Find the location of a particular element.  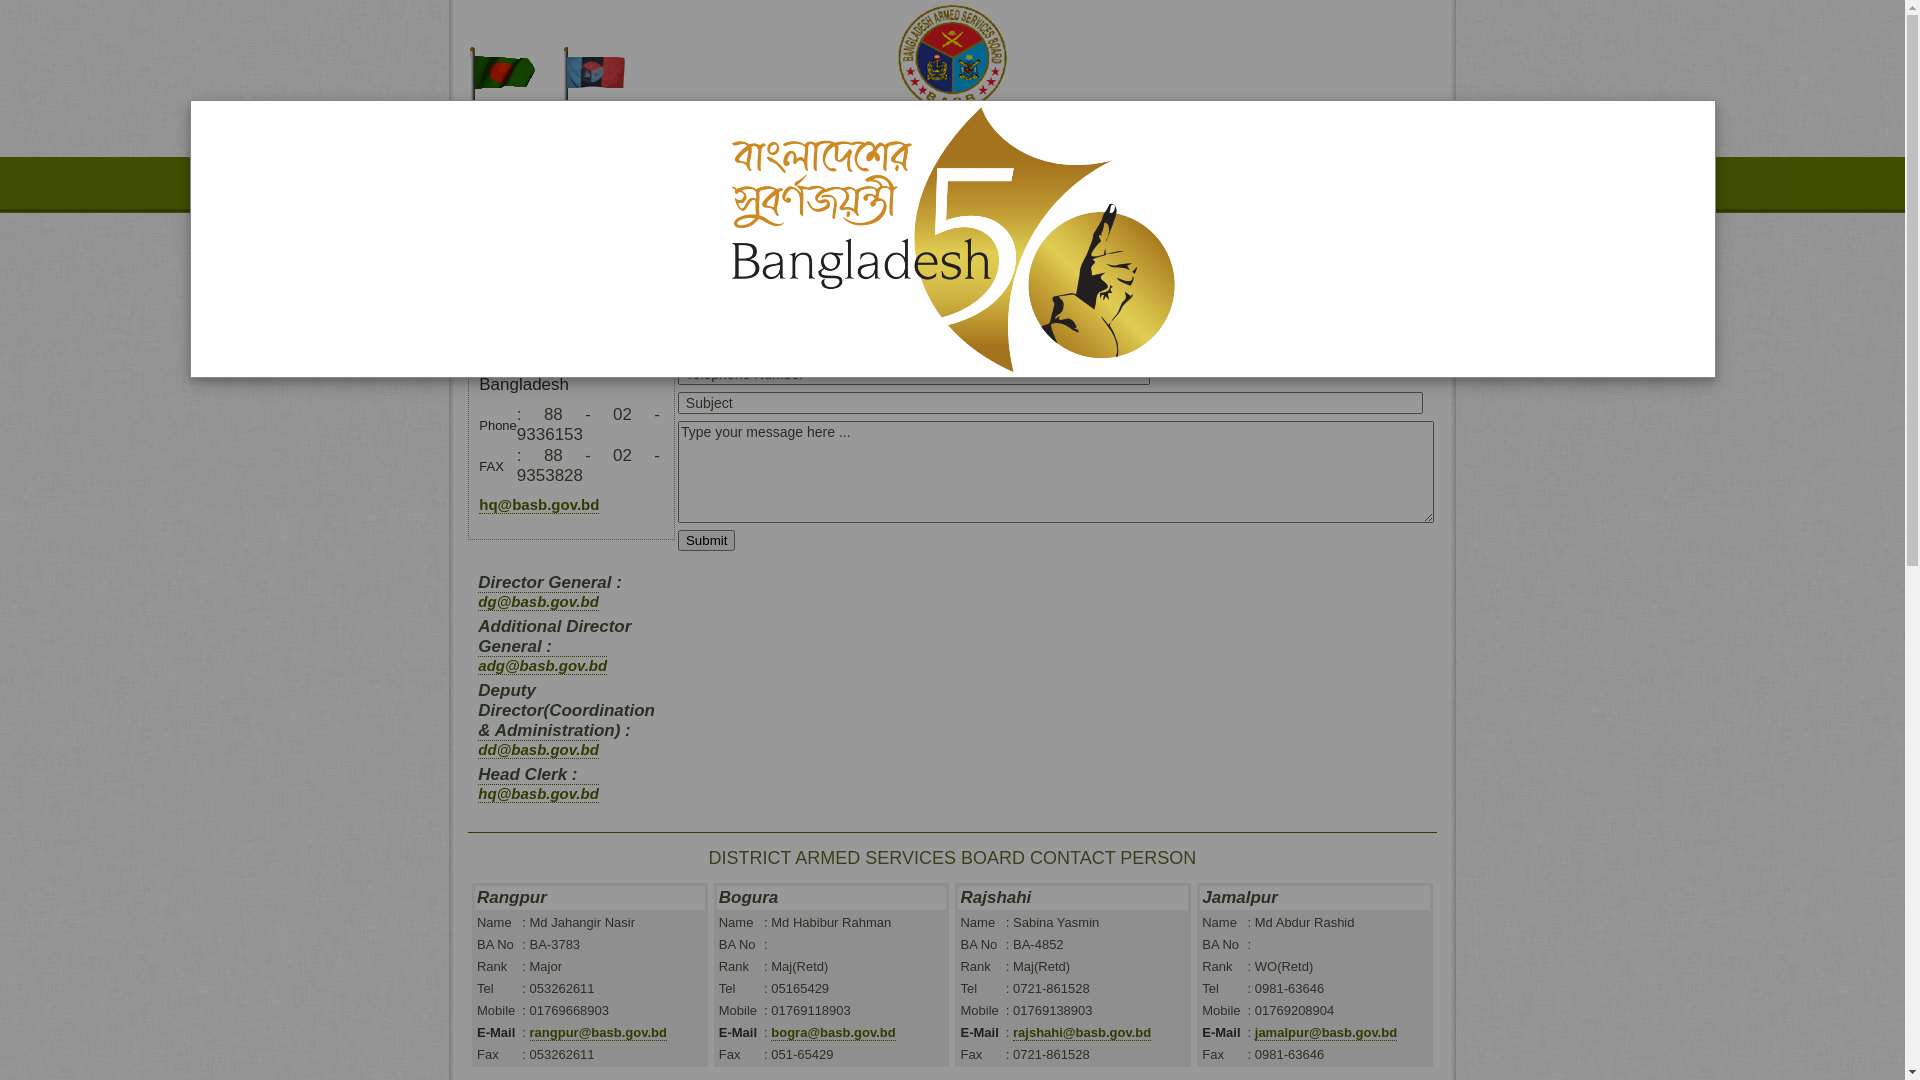

'jamalpur@basb.gov.bd' is located at coordinates (1325, 1033).